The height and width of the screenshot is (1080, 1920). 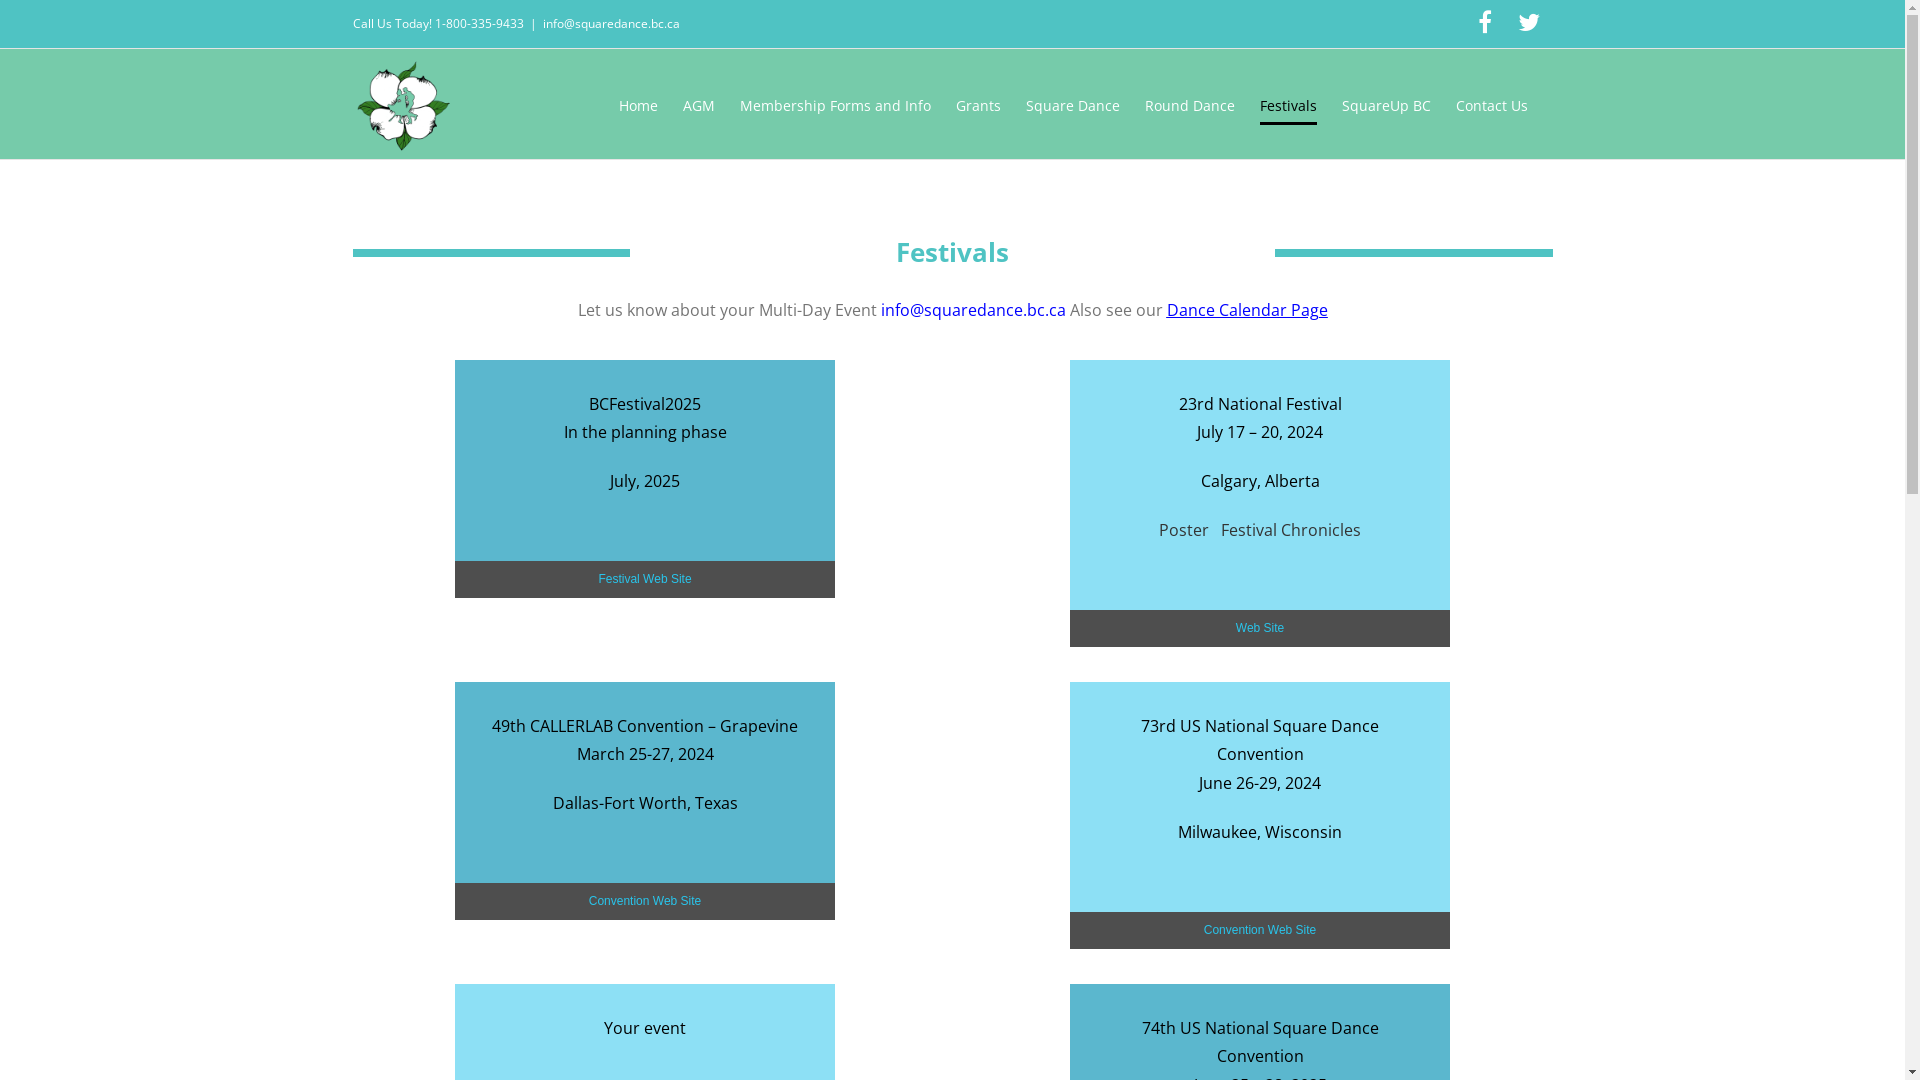 What do you see at coordinates (1291, 528) in the screenshot?
I see `'Festival Chronicles'` at bounding box center [1291, 528].